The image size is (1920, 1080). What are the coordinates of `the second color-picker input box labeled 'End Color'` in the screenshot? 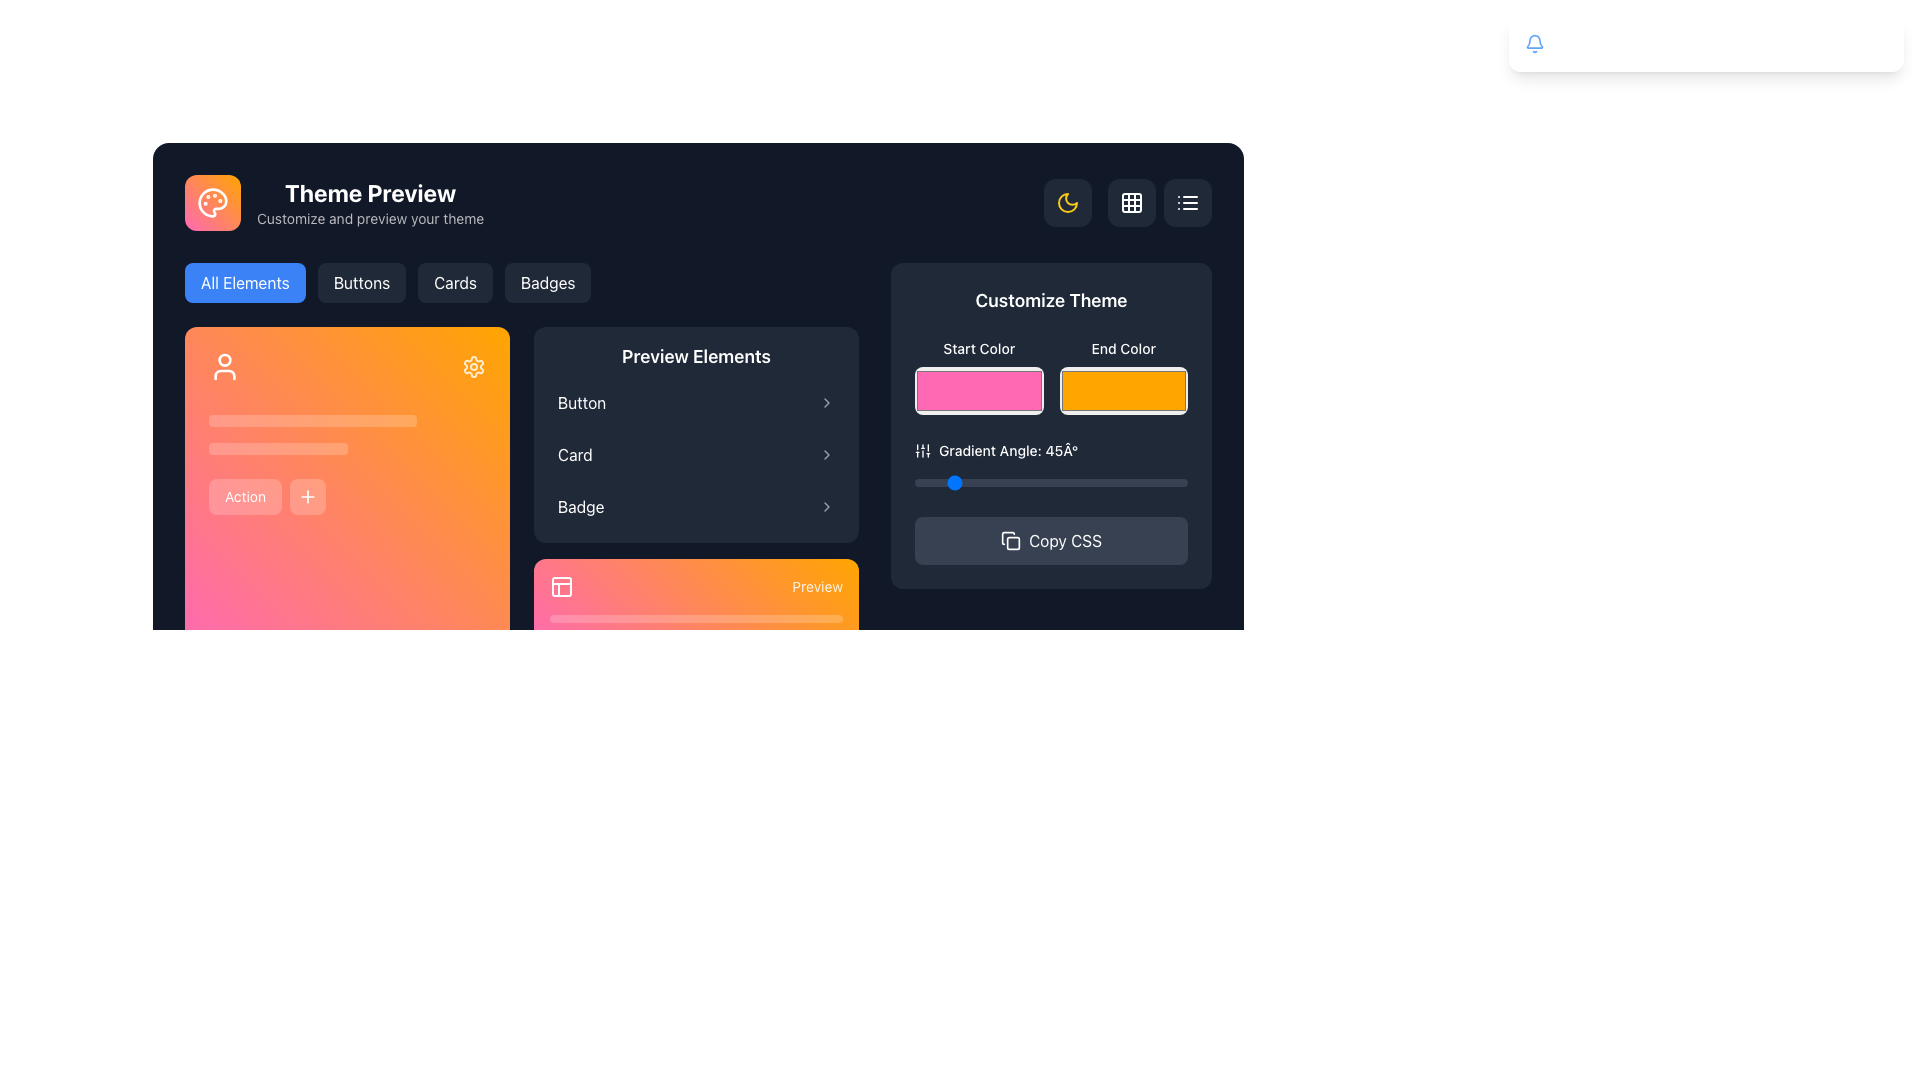 It's located at (1123, 390).